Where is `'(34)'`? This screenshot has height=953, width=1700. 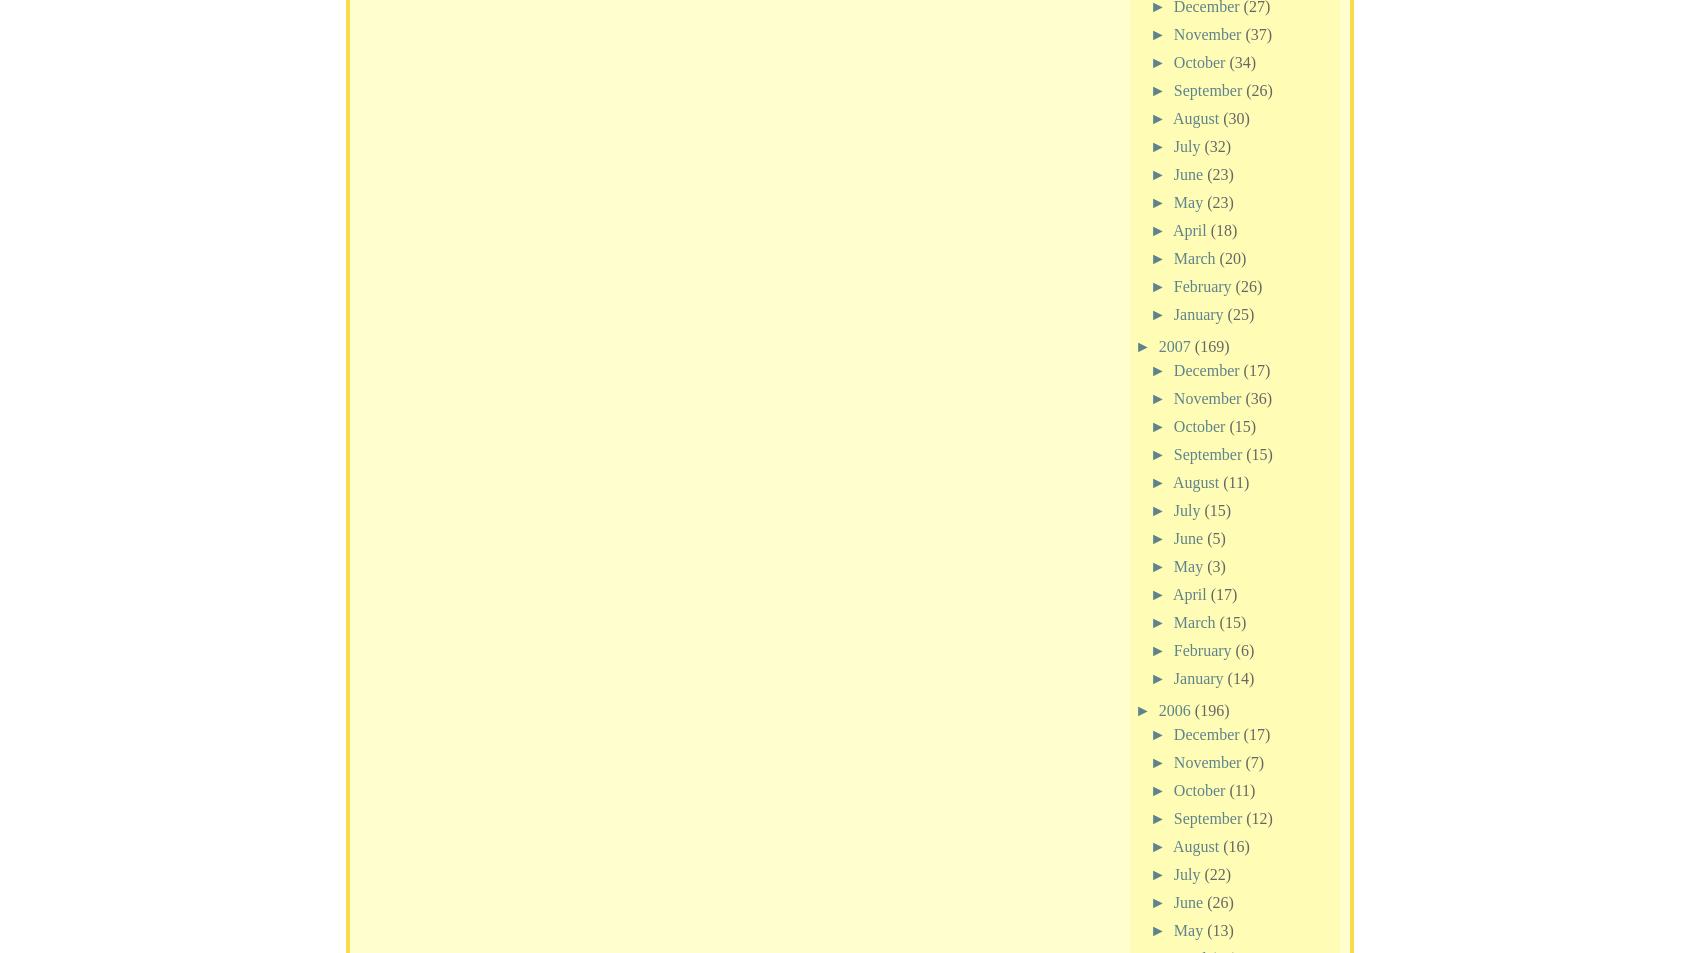 '(34)' is located at coordinates (1241, 60).